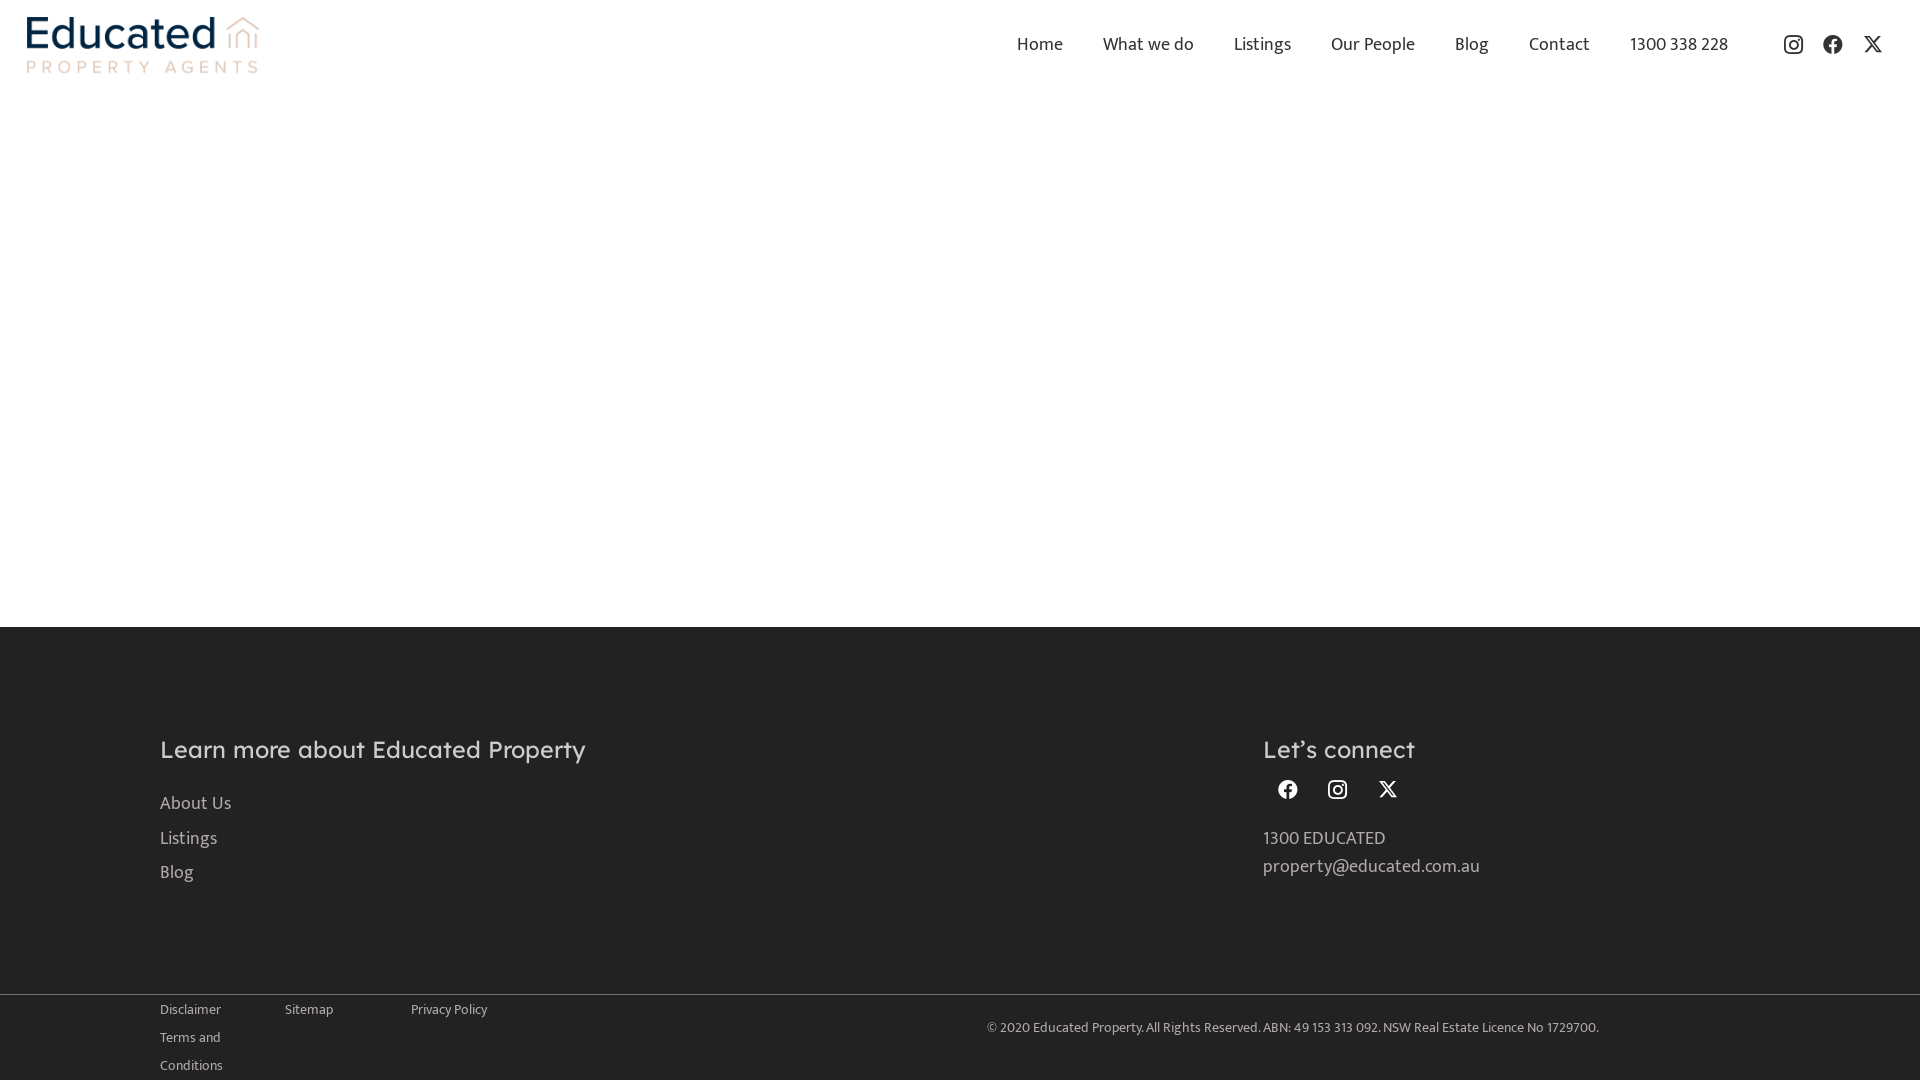  I want to click on 'About Us', so click(158, 802).